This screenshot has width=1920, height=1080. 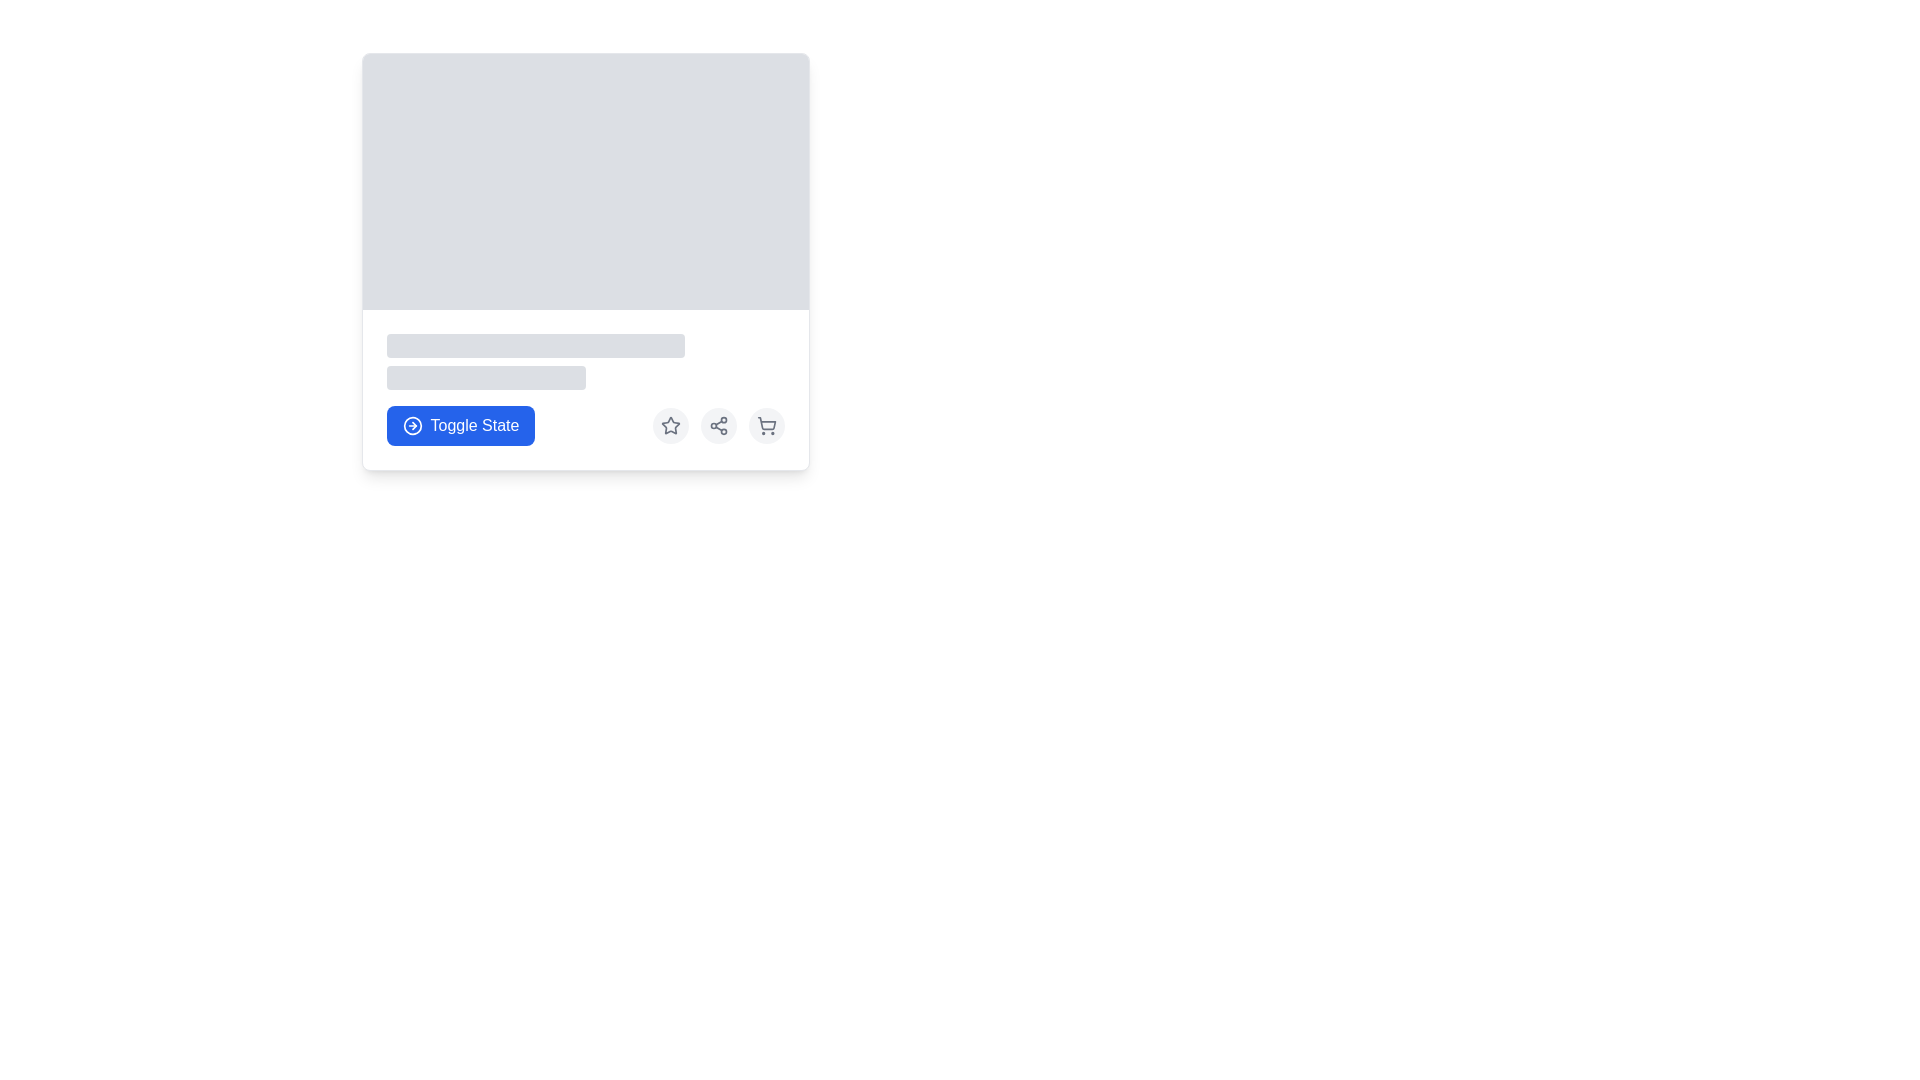 I want to click on the circular icon with a right-pointing arrow located within the 'Toggle State' button, which has a white outline and is positioned at the bottom left of the card layout, so click(x=411, y=424).